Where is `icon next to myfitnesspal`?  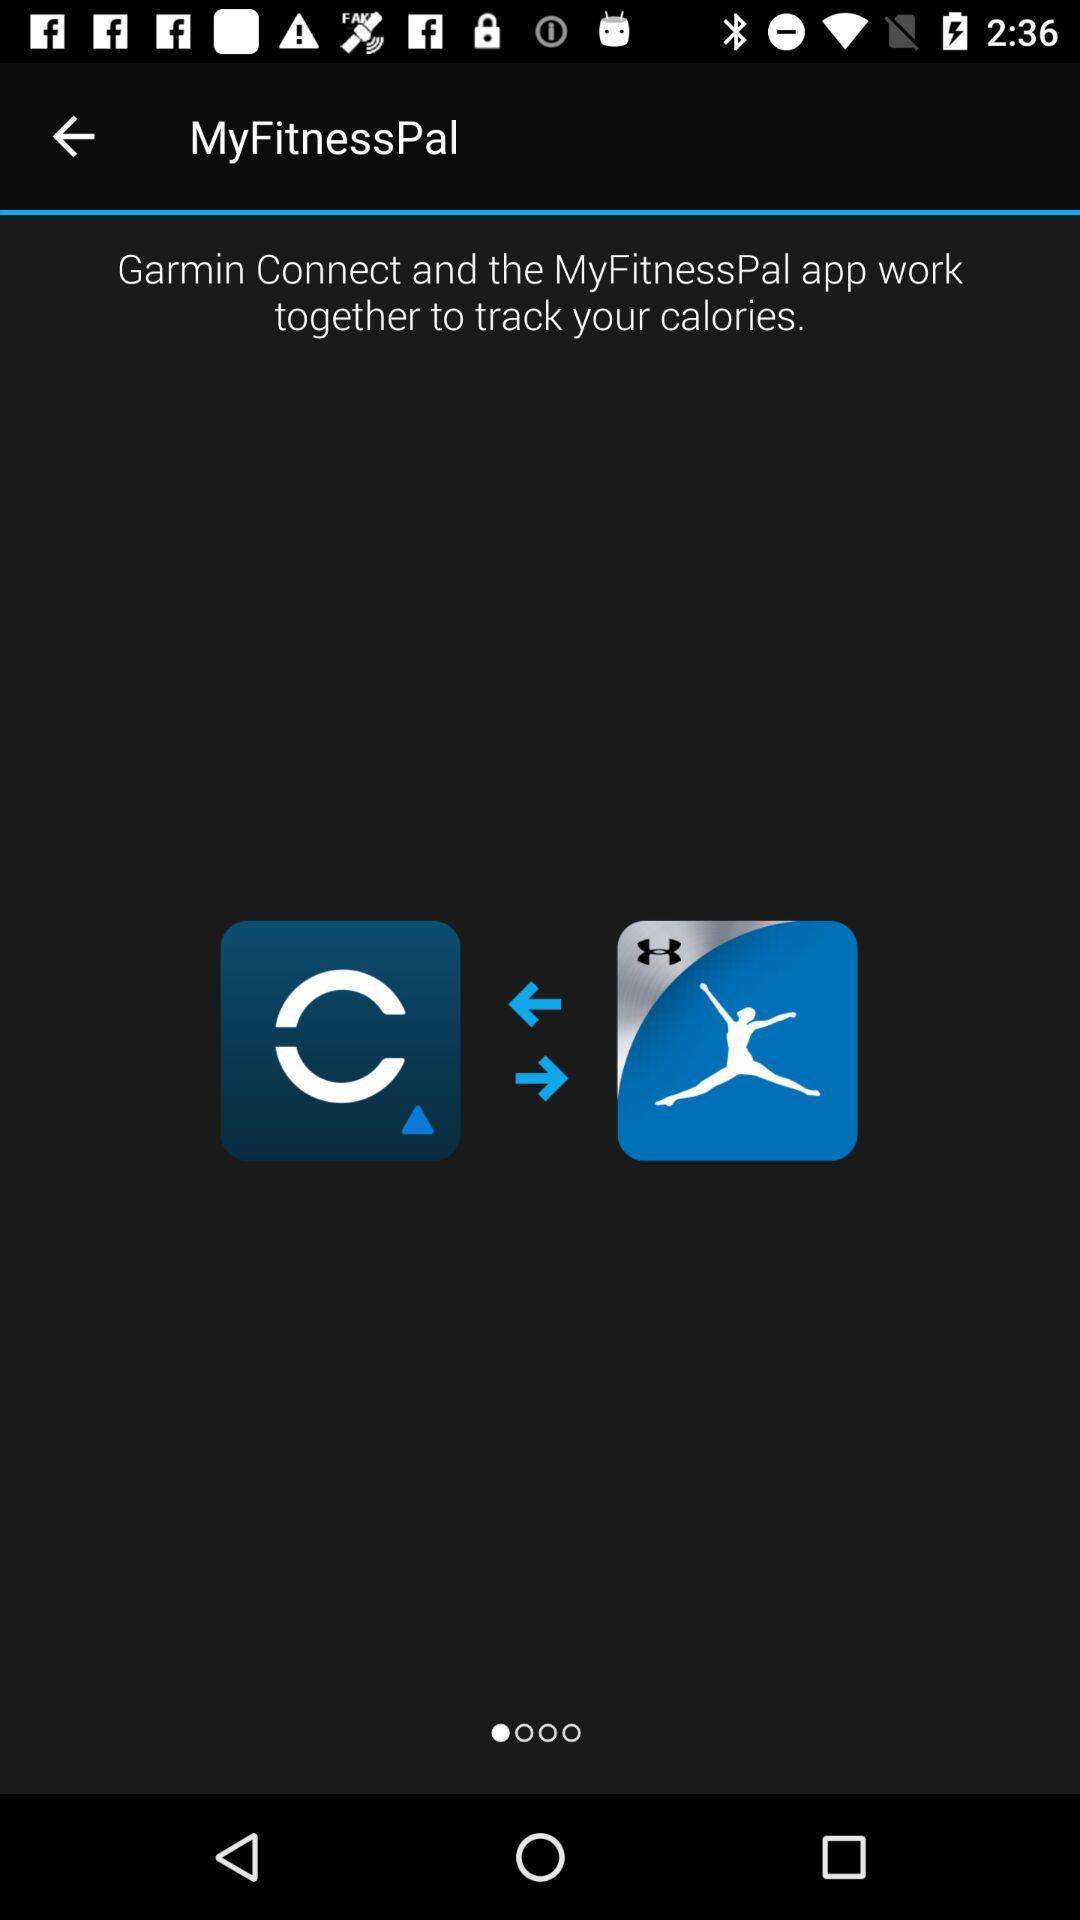
icon next to myfitnesspal is located at coordinates (72, 135).